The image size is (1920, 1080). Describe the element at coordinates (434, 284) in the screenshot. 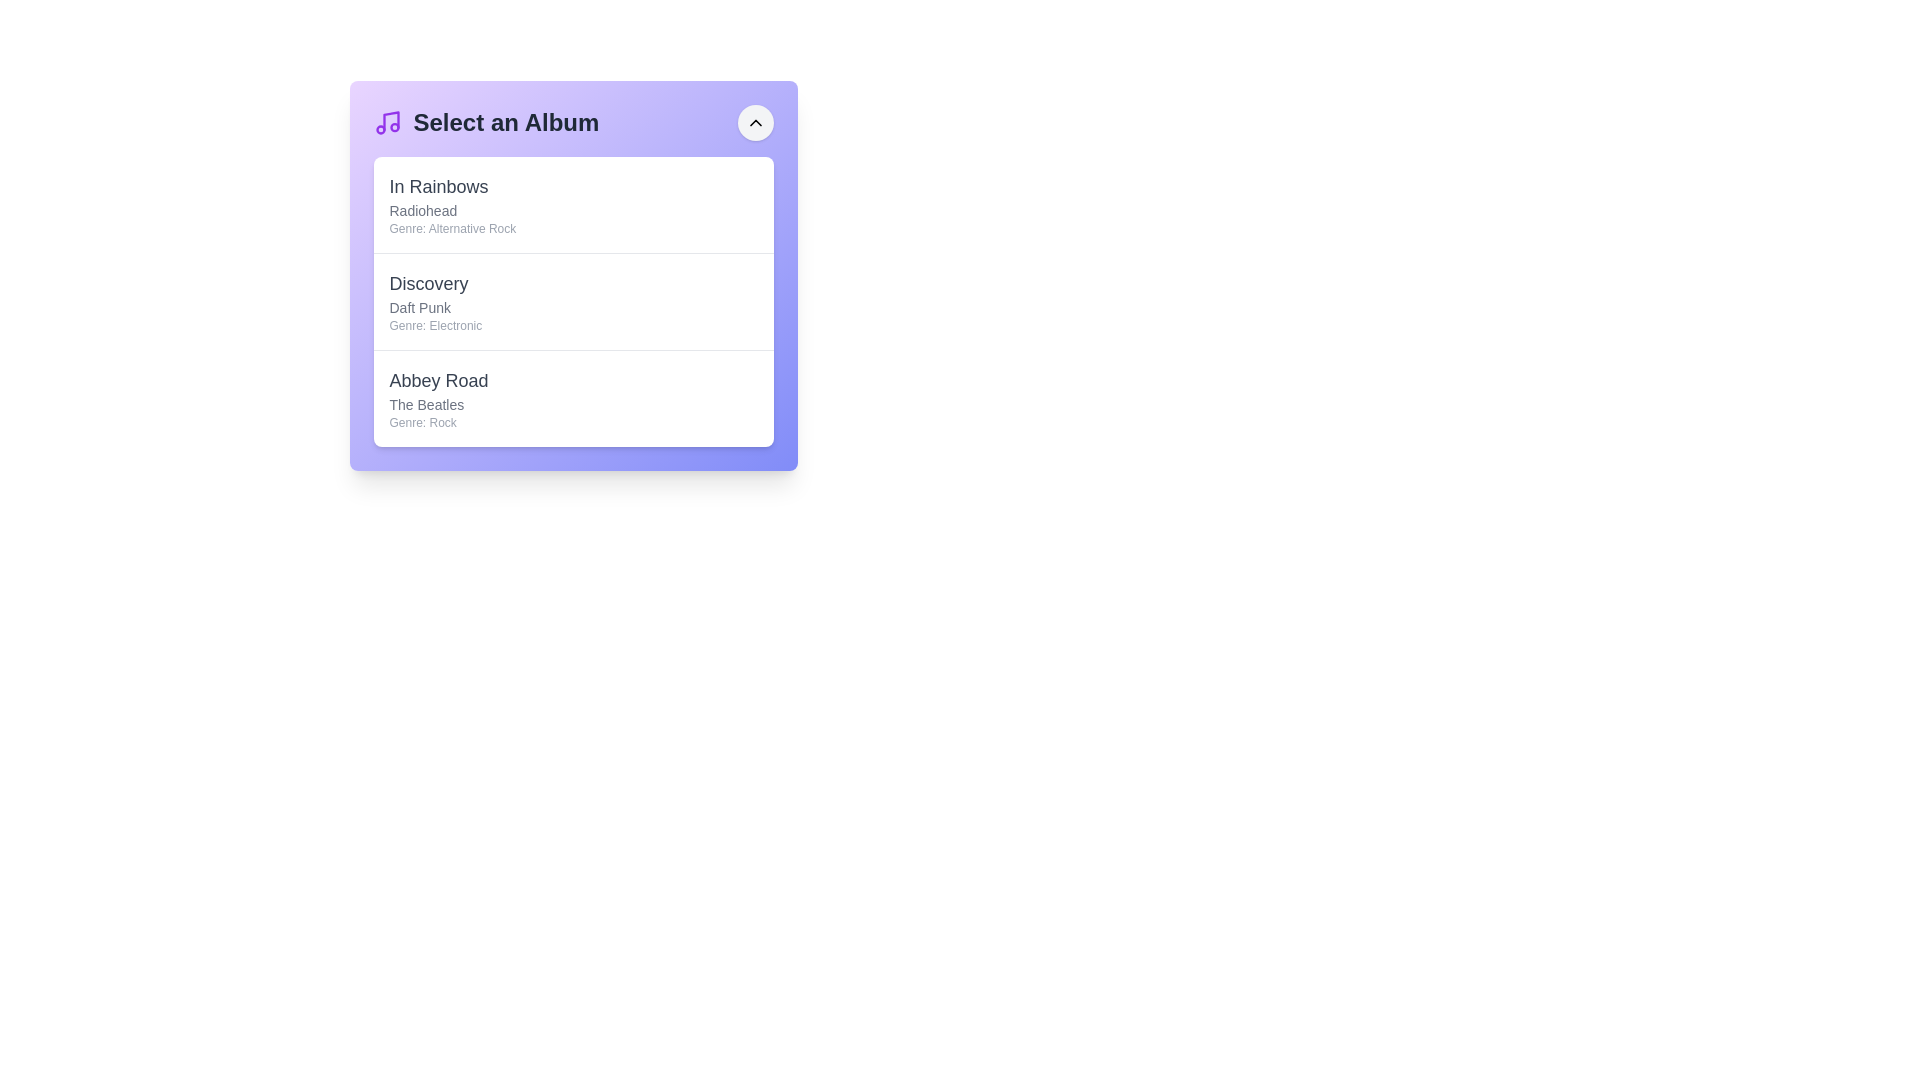

I see `the text label displaying 'Discovery', which is the main title of the second album entry in the list` at that location.